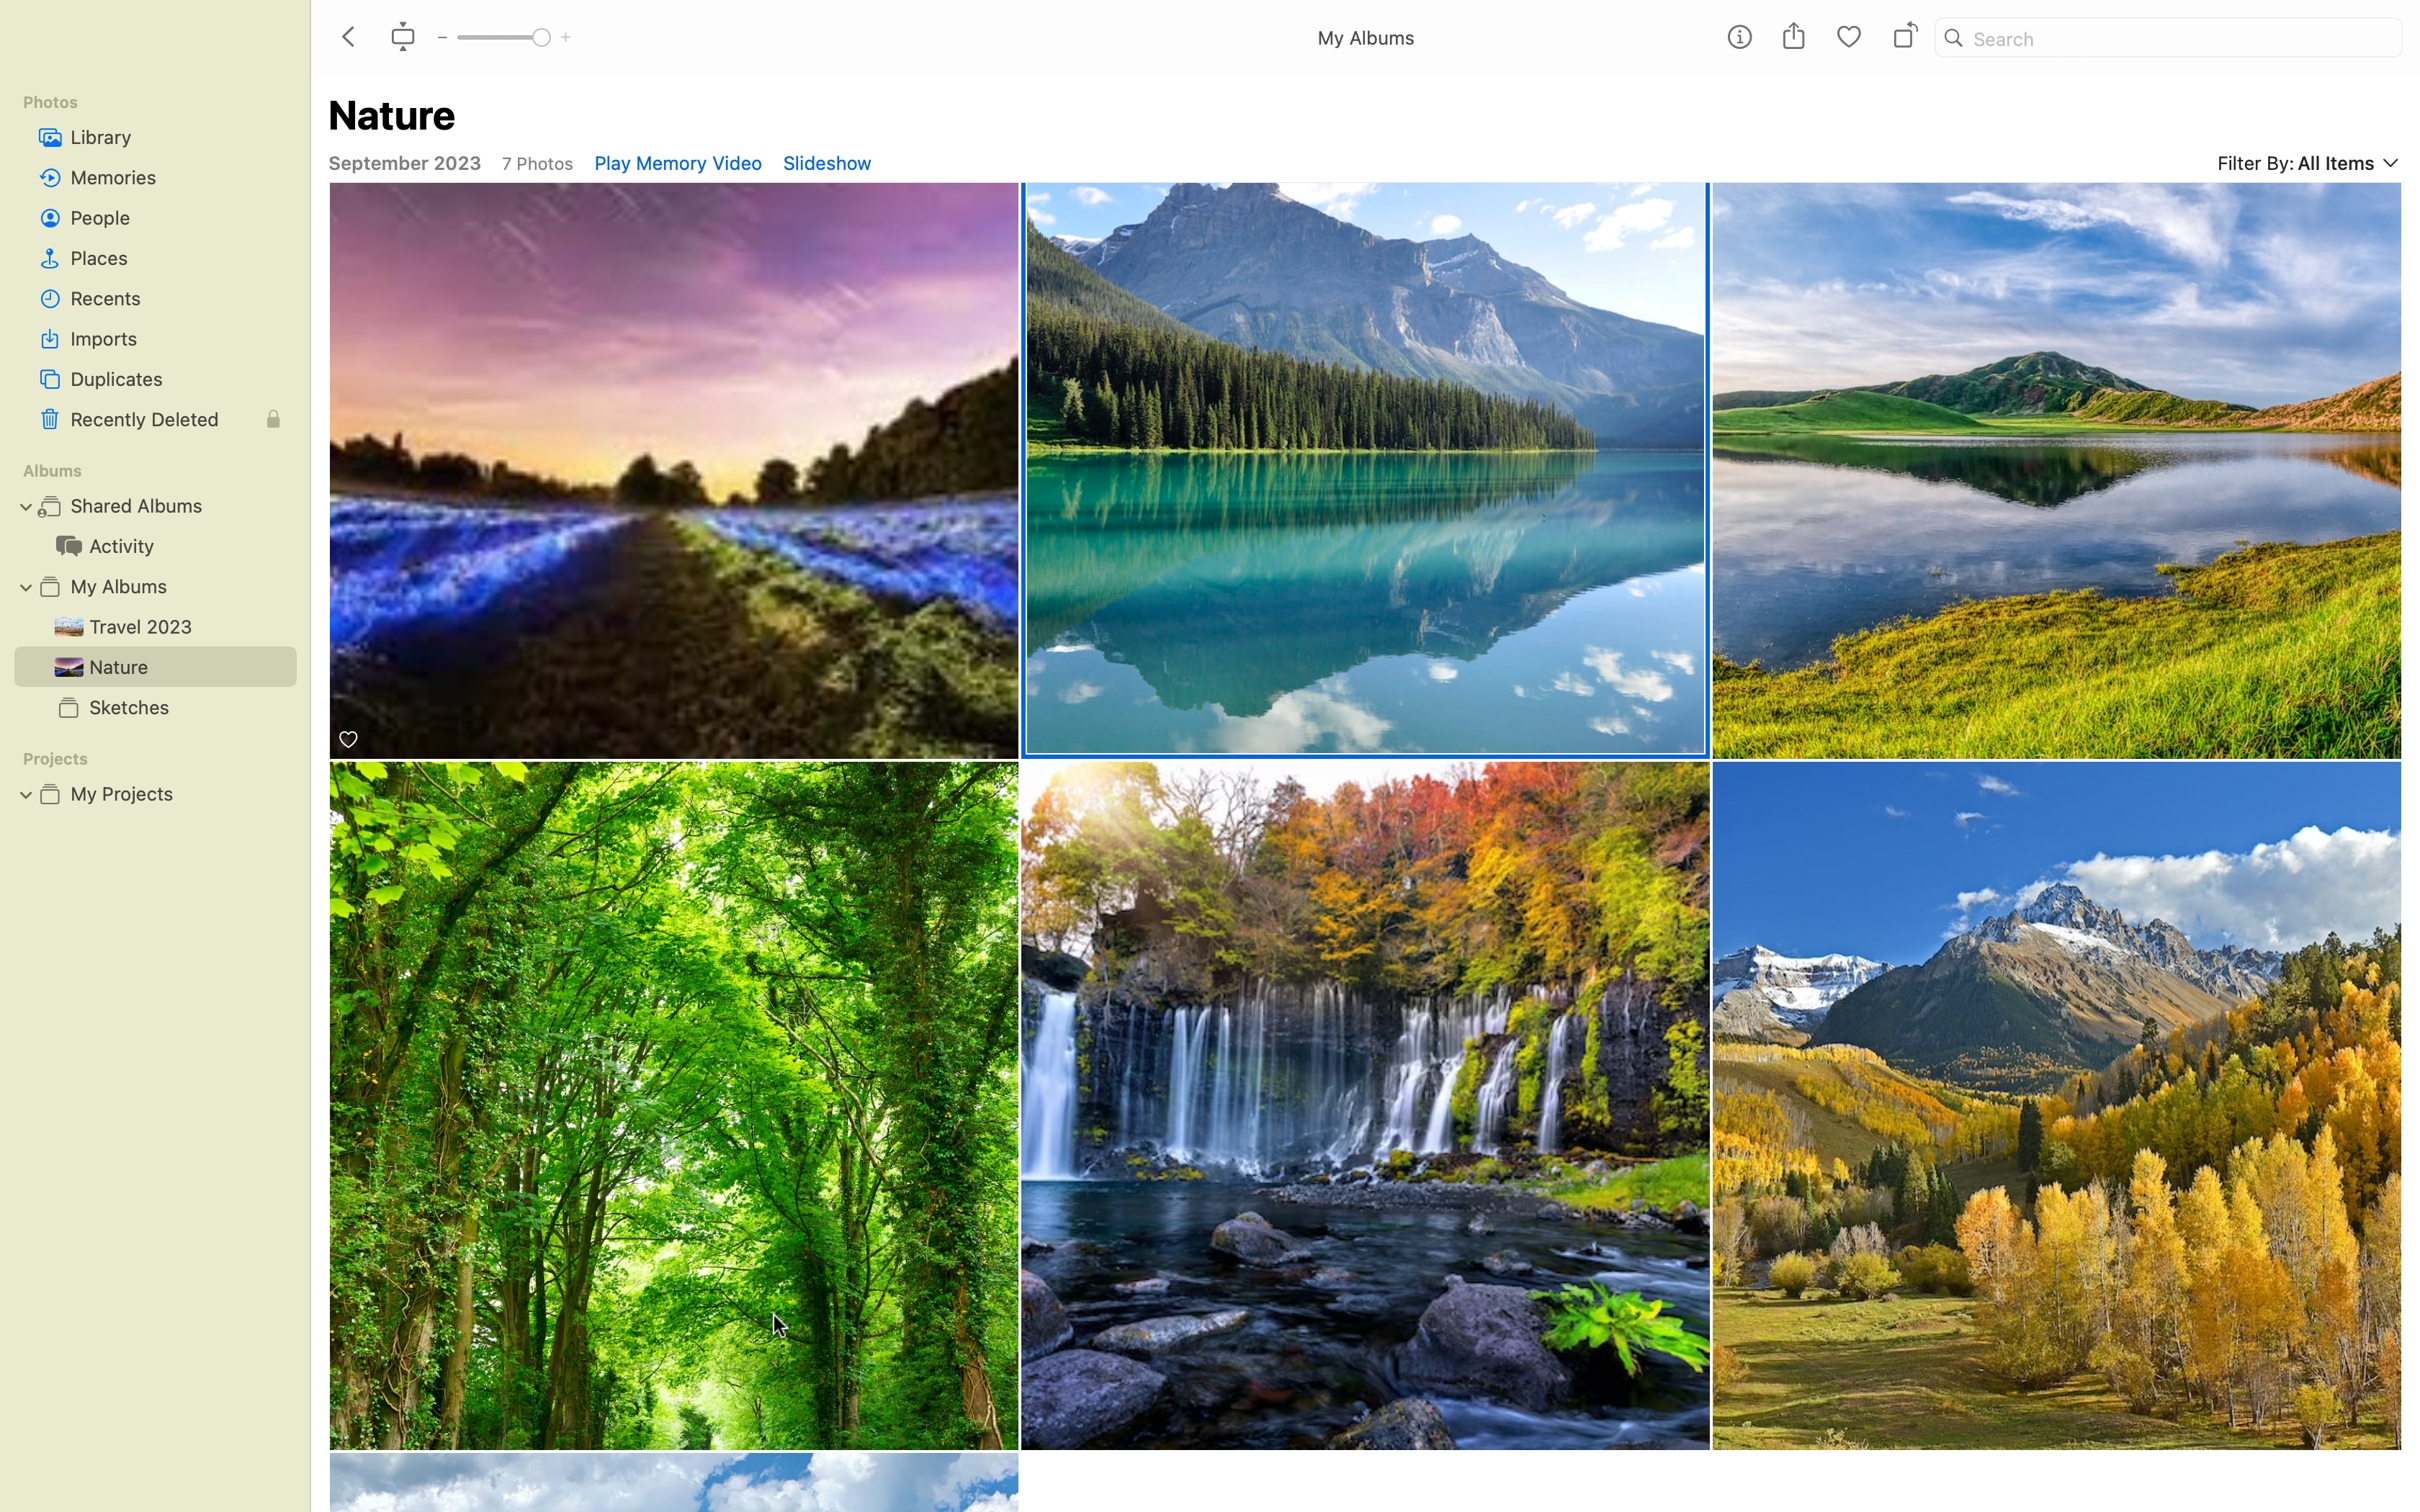  What do you see at coordinates (674, 472) in the screenshot?
I see `Zoom into the bioluminescence picture by clicking on it` at bounding box center [674, 472].